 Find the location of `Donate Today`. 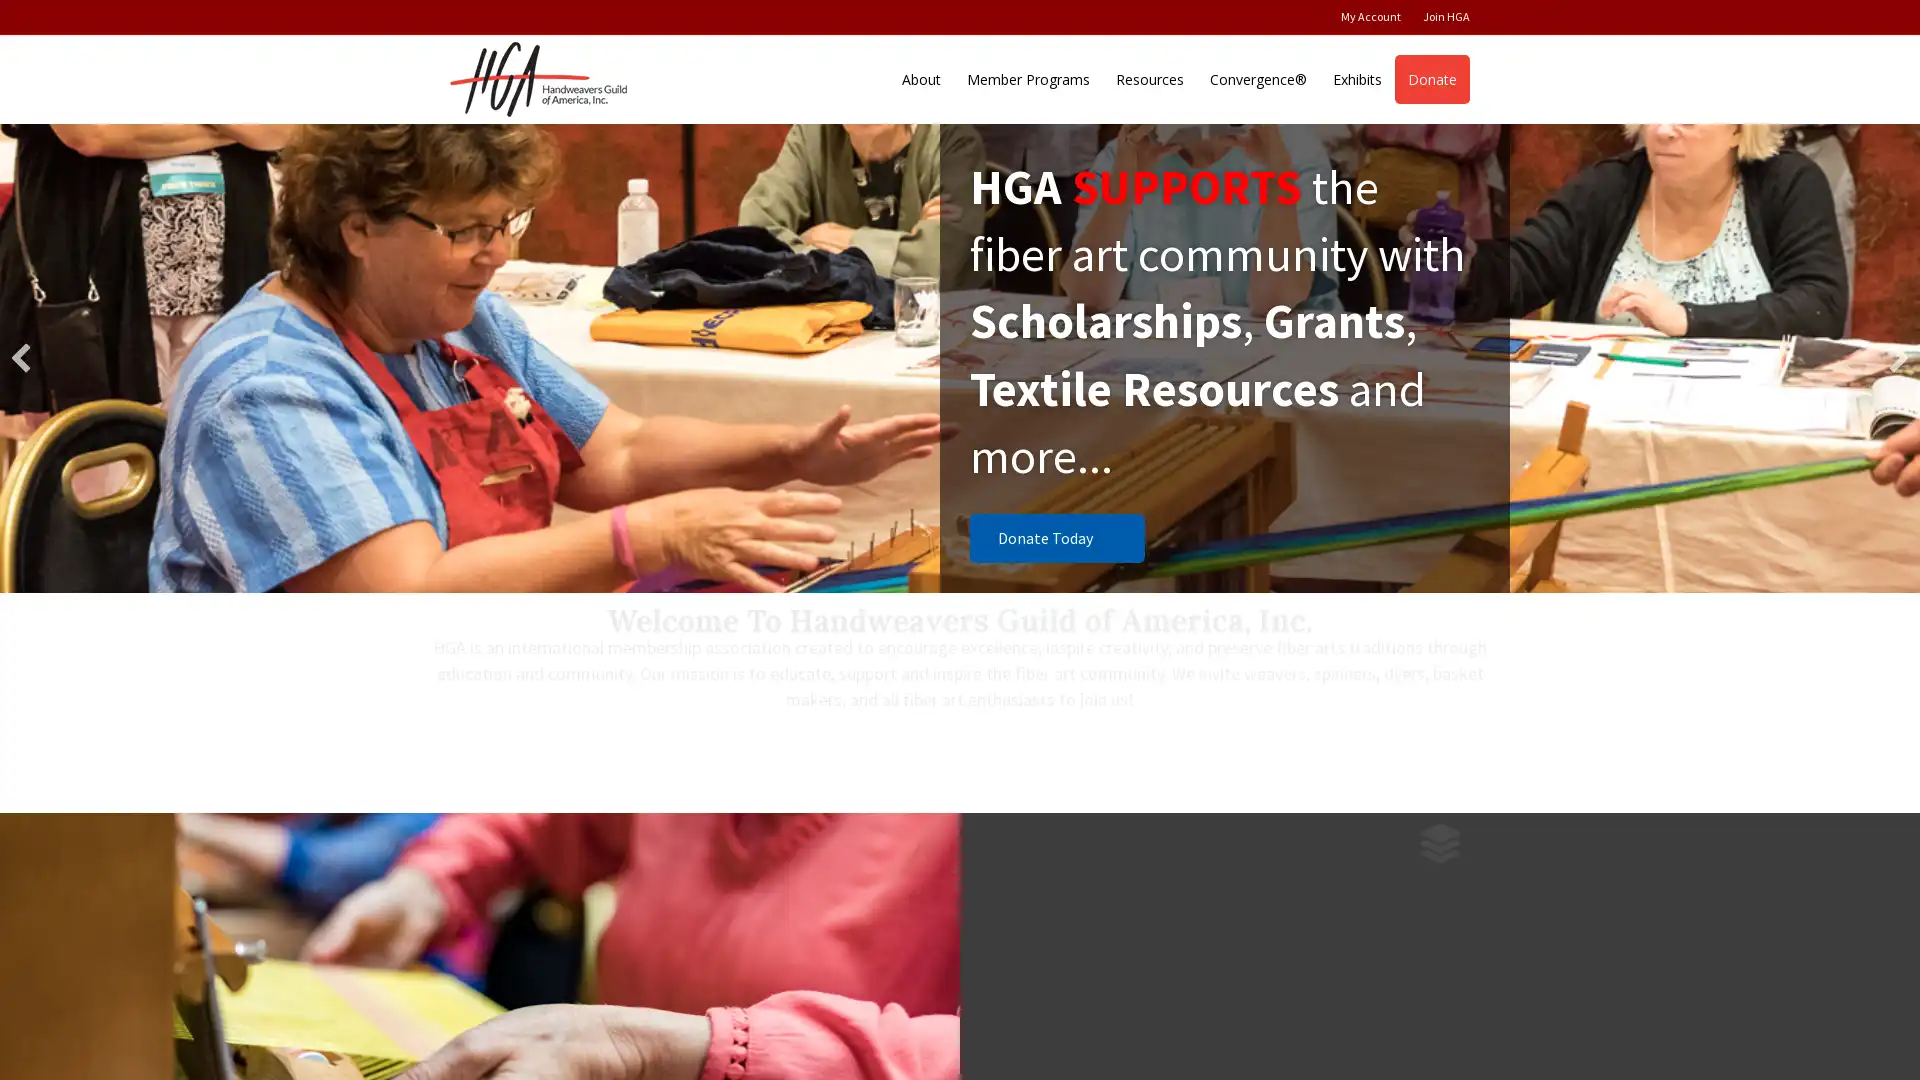

Donate Today is located at coordinates (1056, 536).